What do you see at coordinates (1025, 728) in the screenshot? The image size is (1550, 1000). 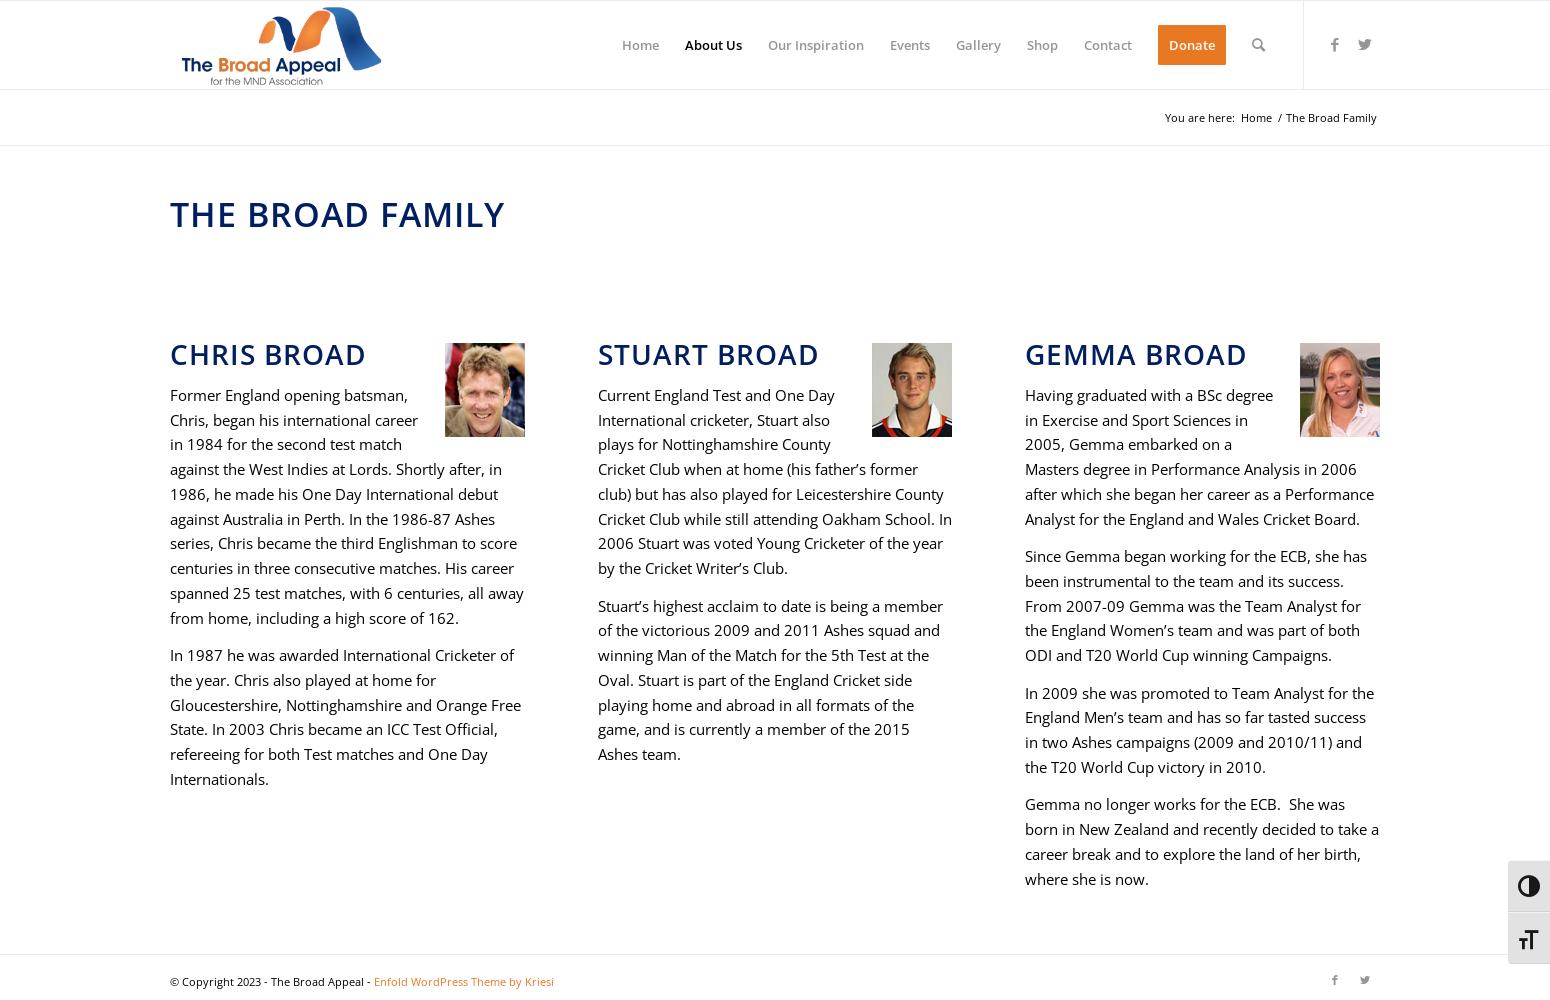 I see `'In 2009 she was promoted to Team Analyst for the England Men’s team and has so far tasted success in two Ashes campaigns (2009 and 2010/11) and the T20 World Cup victory in 2010.'` at bounding box center [1025, 728].